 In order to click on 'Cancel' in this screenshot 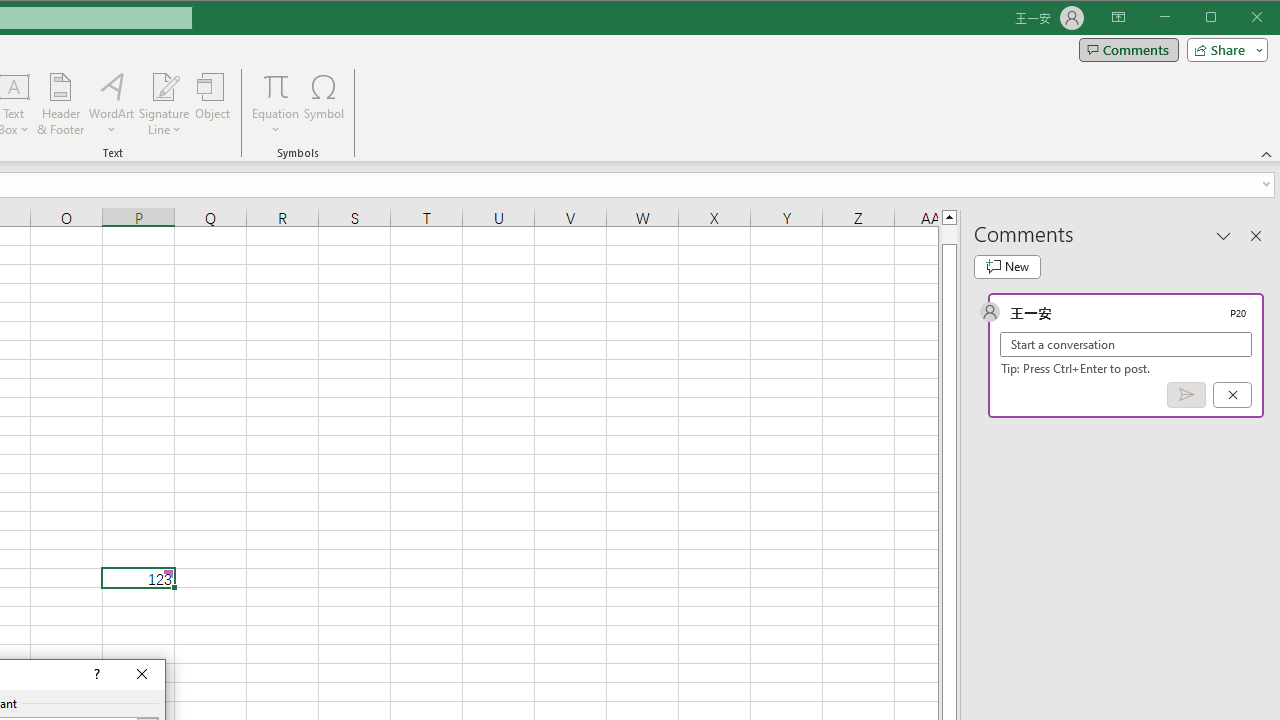, I will do `click(1231, 395)`.